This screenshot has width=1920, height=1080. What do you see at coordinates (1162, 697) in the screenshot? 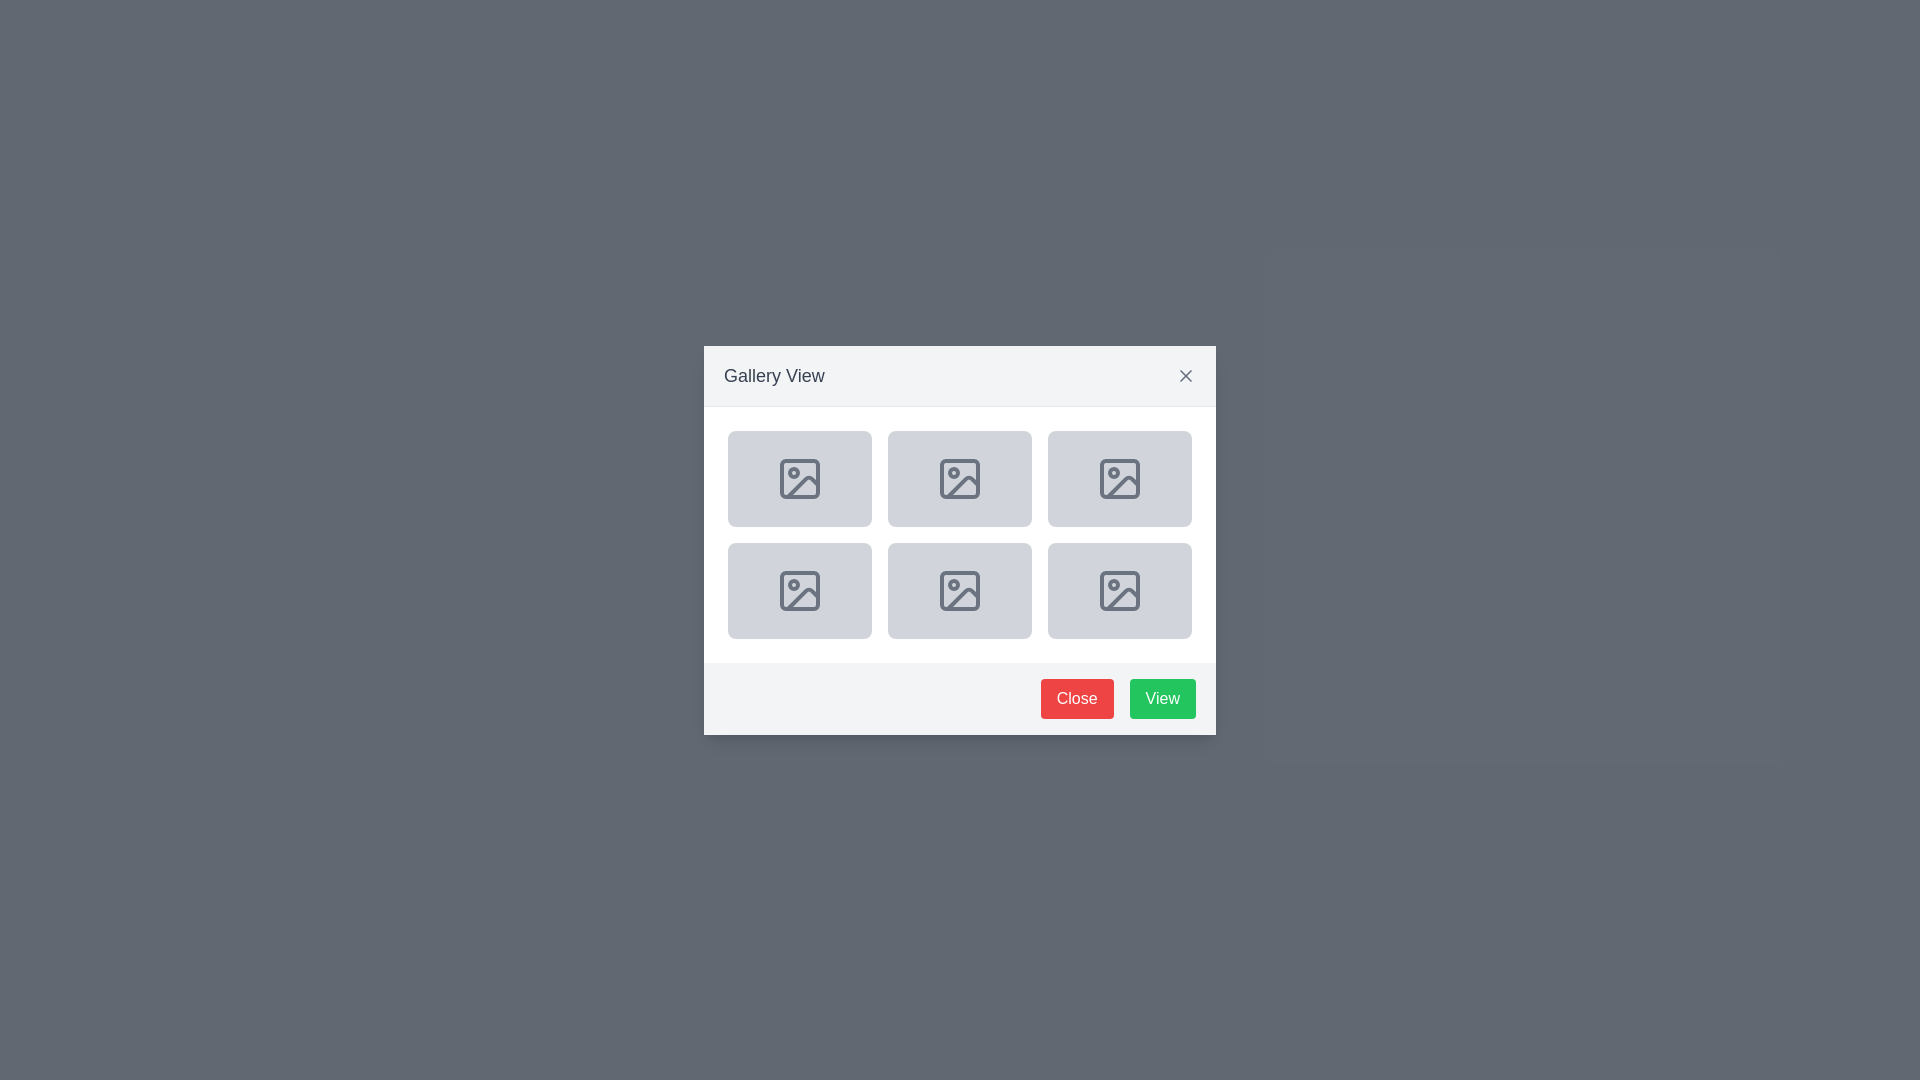
I see `the 'View' button located at the bottom-right corner of the modal window, positioned to the right of the 'Close' button` at bounding box center [1162, 697].